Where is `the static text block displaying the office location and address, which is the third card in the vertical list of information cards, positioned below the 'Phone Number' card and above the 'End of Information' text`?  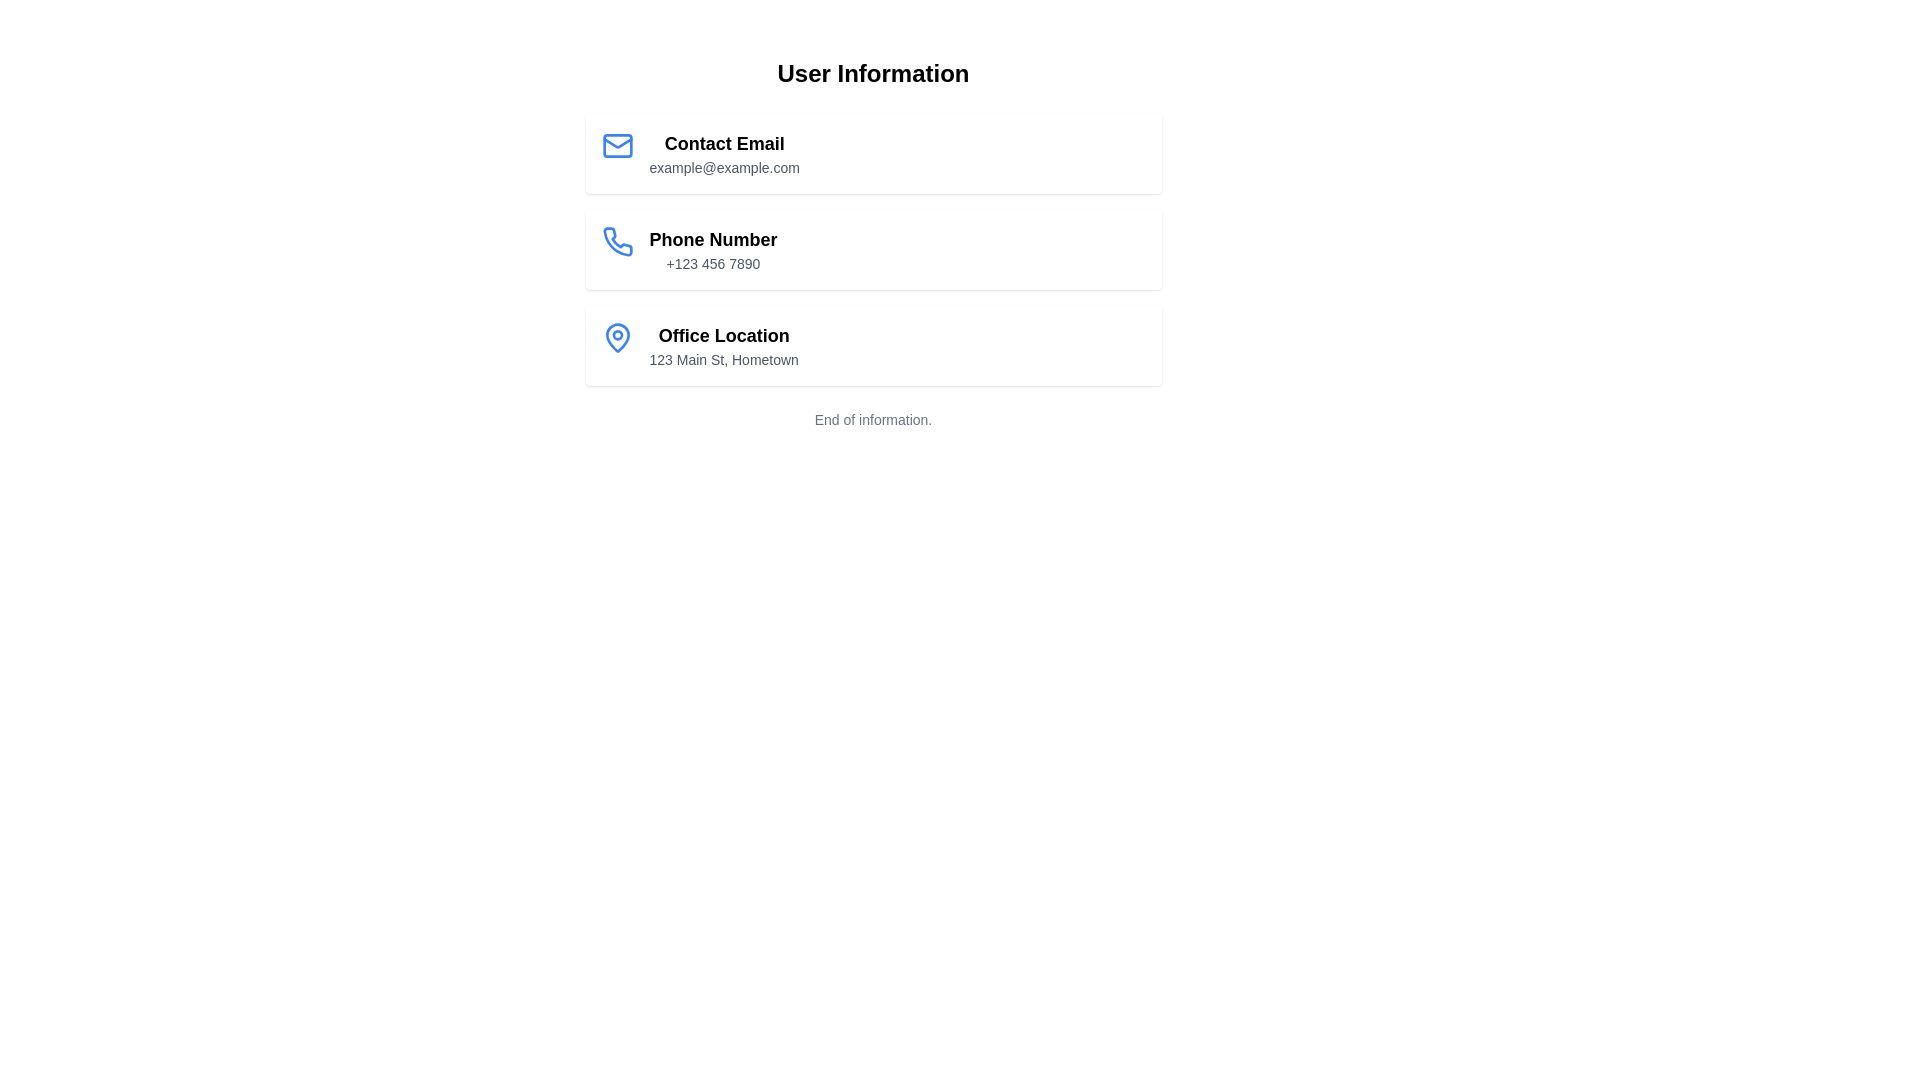 the static text block displaying the office location and address, which is the third card in the vertical list of information cards, positioned below the 'Phone Number' card and above the 'End of Information' text is located at coordinates (723, 345).